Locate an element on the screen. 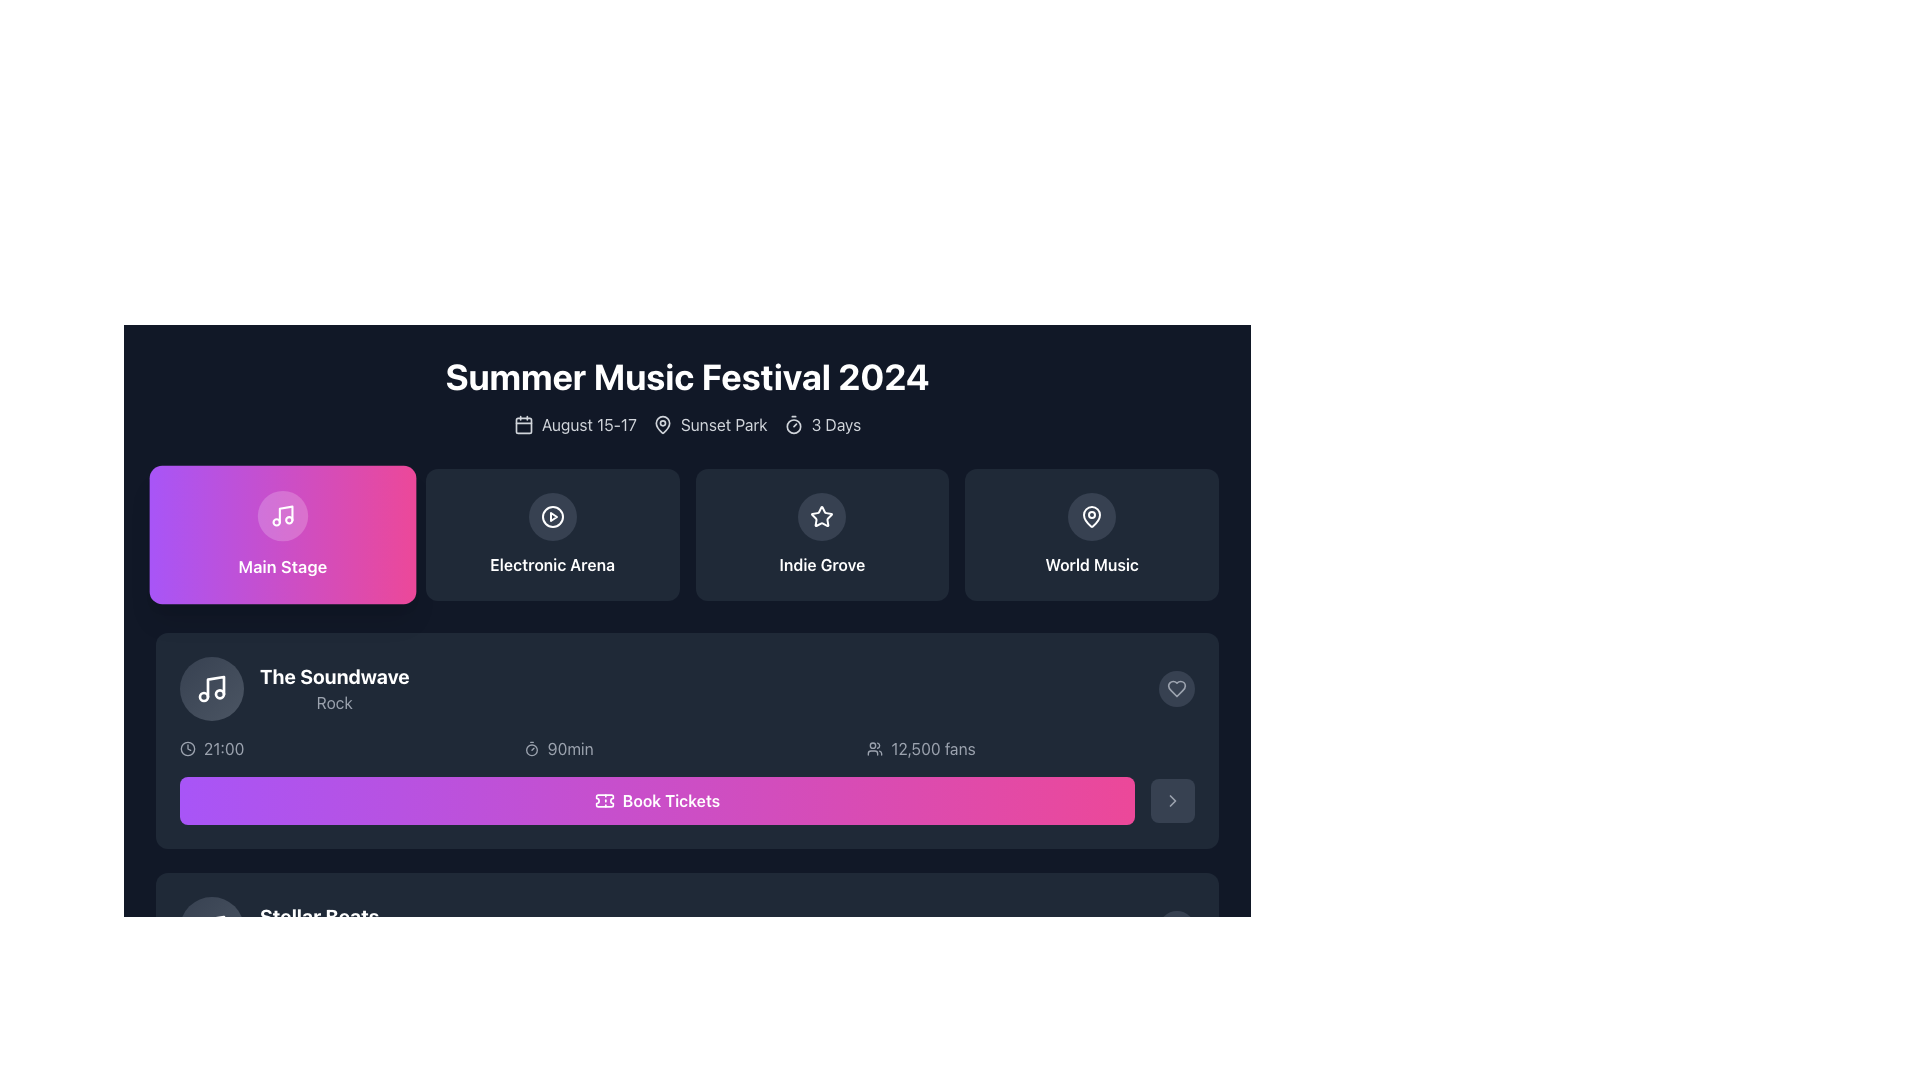 This screenshot has height=1080, width=1920. the heart-shaped icon, which symbolizes a 'like' or 'favorite' action, to mark the event as a favorite is located at coordinates (1176, 688).